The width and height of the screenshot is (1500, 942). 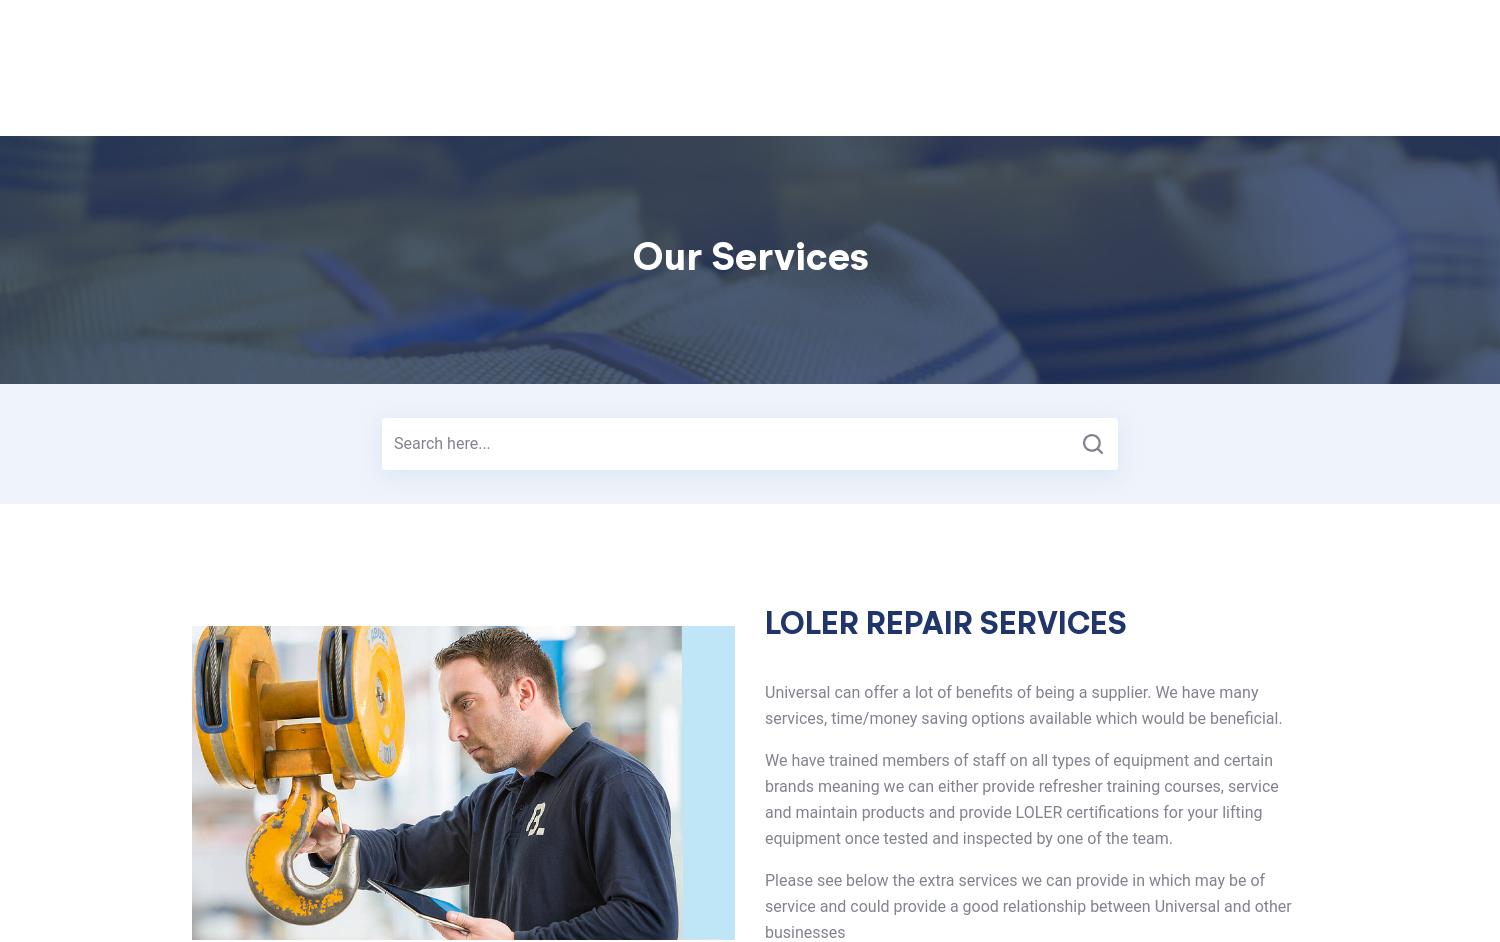 I want to click on 'Services', so click(x=585, y=93).